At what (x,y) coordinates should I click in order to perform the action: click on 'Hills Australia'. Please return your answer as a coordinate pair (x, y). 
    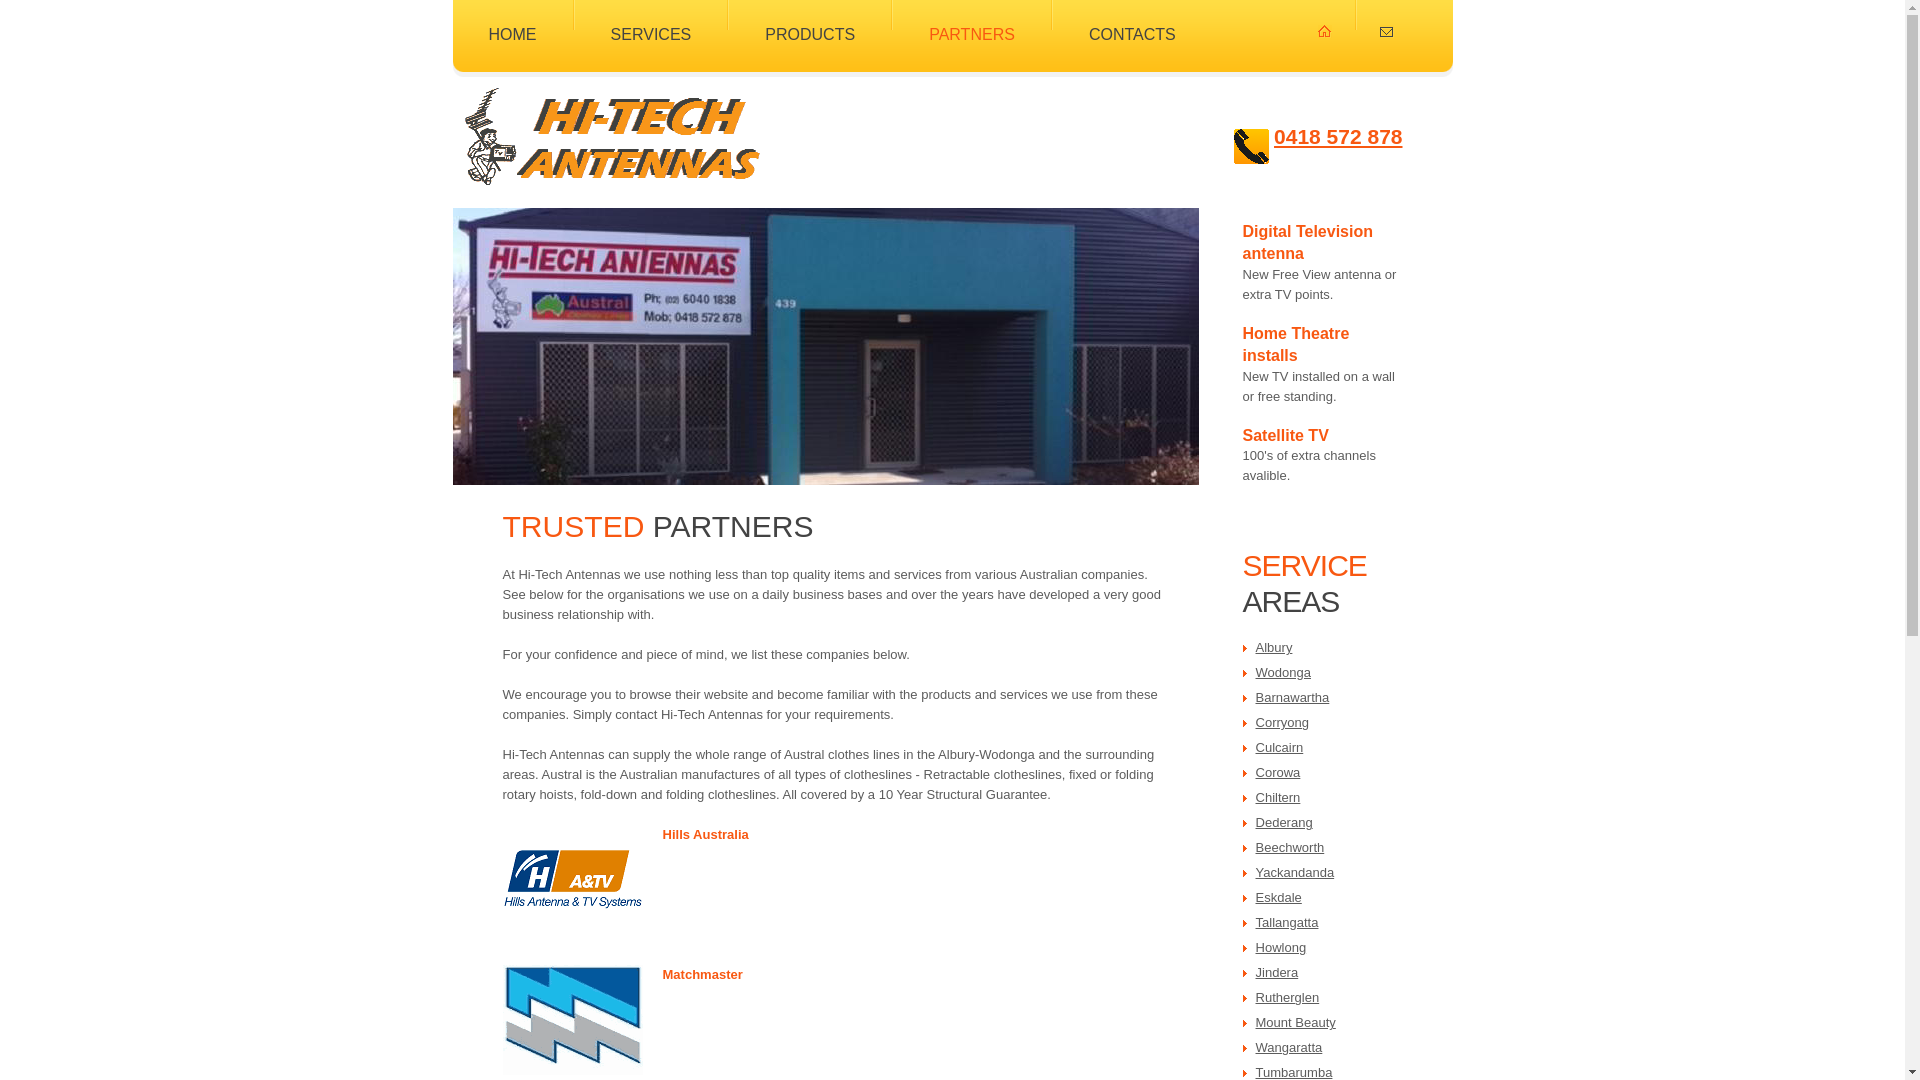
    Looking at the image, I should click on (705, 834).